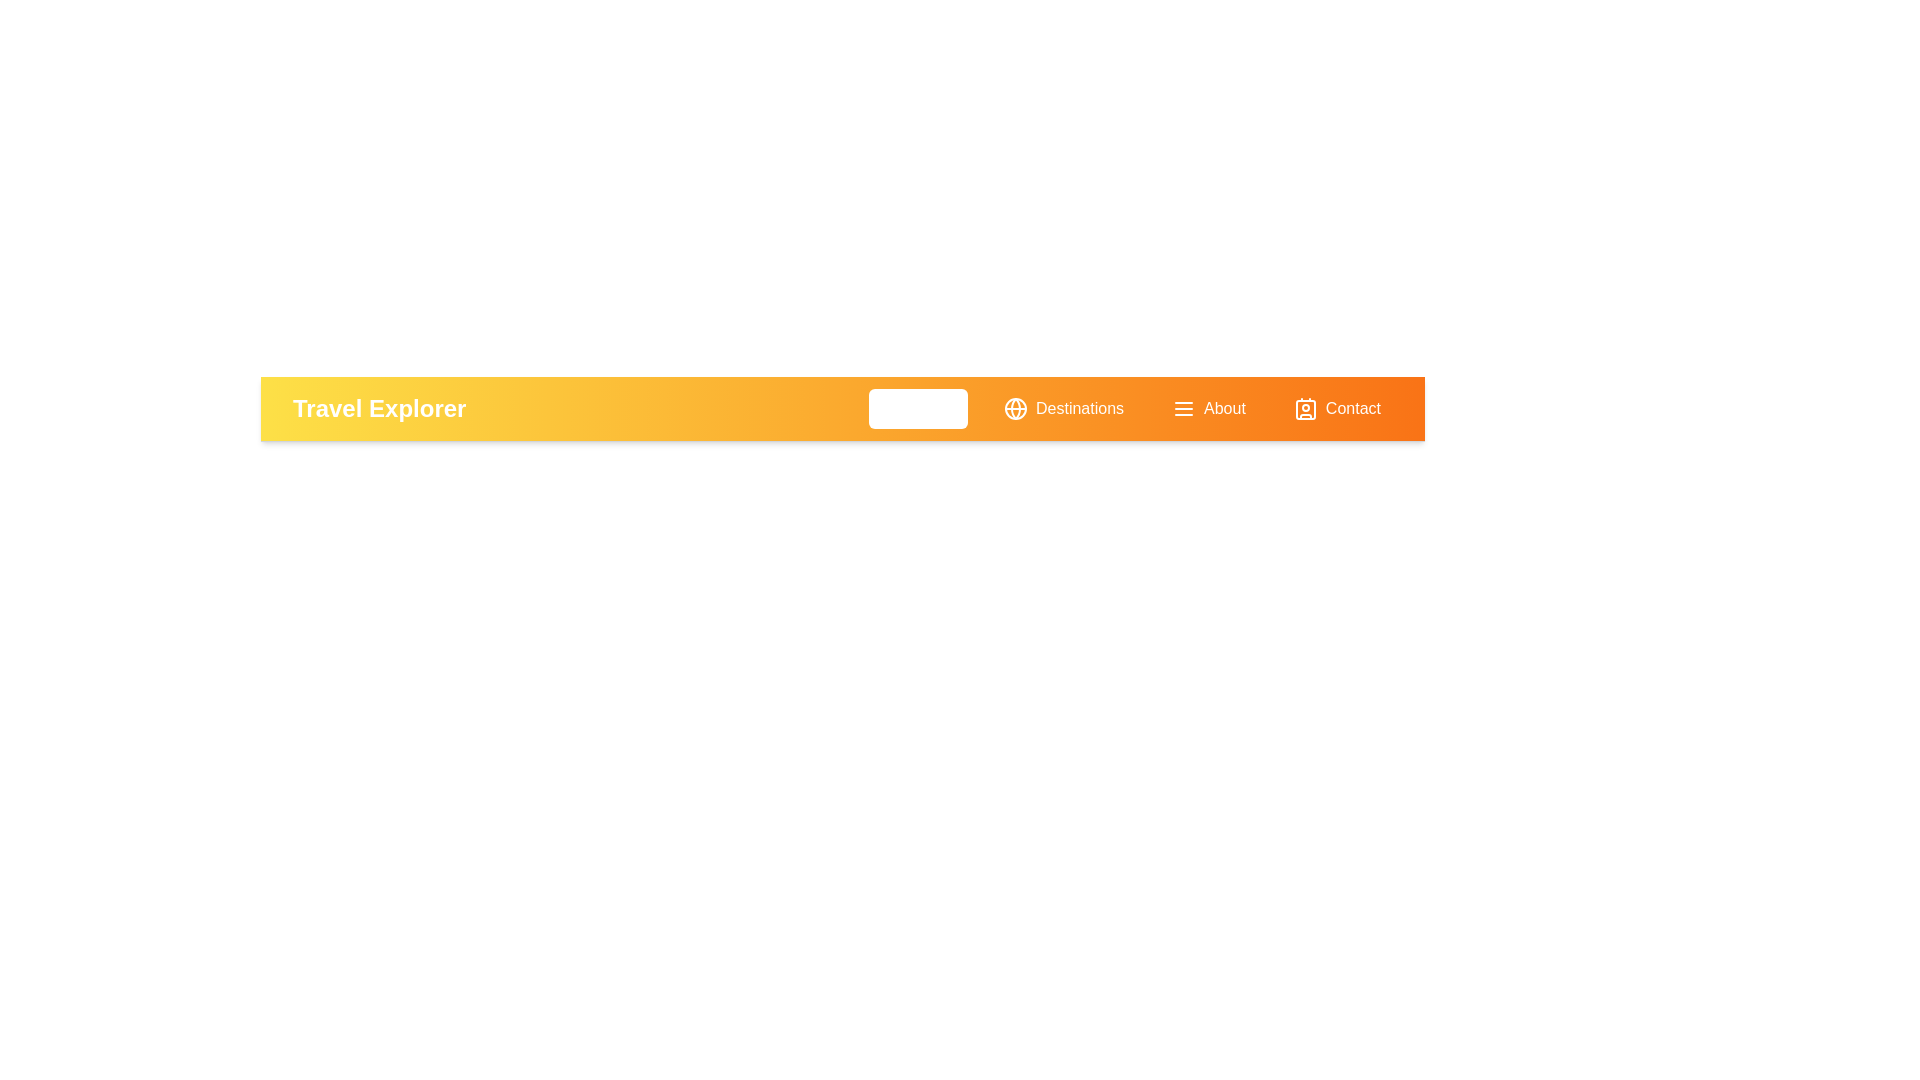 The height and width of the screenshot is (1080, 1920). What do you see at coordinates (1305, 408) in the screenshot?
I see `the contact card icon within the orange 'Contact' button located at the far right of the navigation bar` at bounding box center [1305, 408].